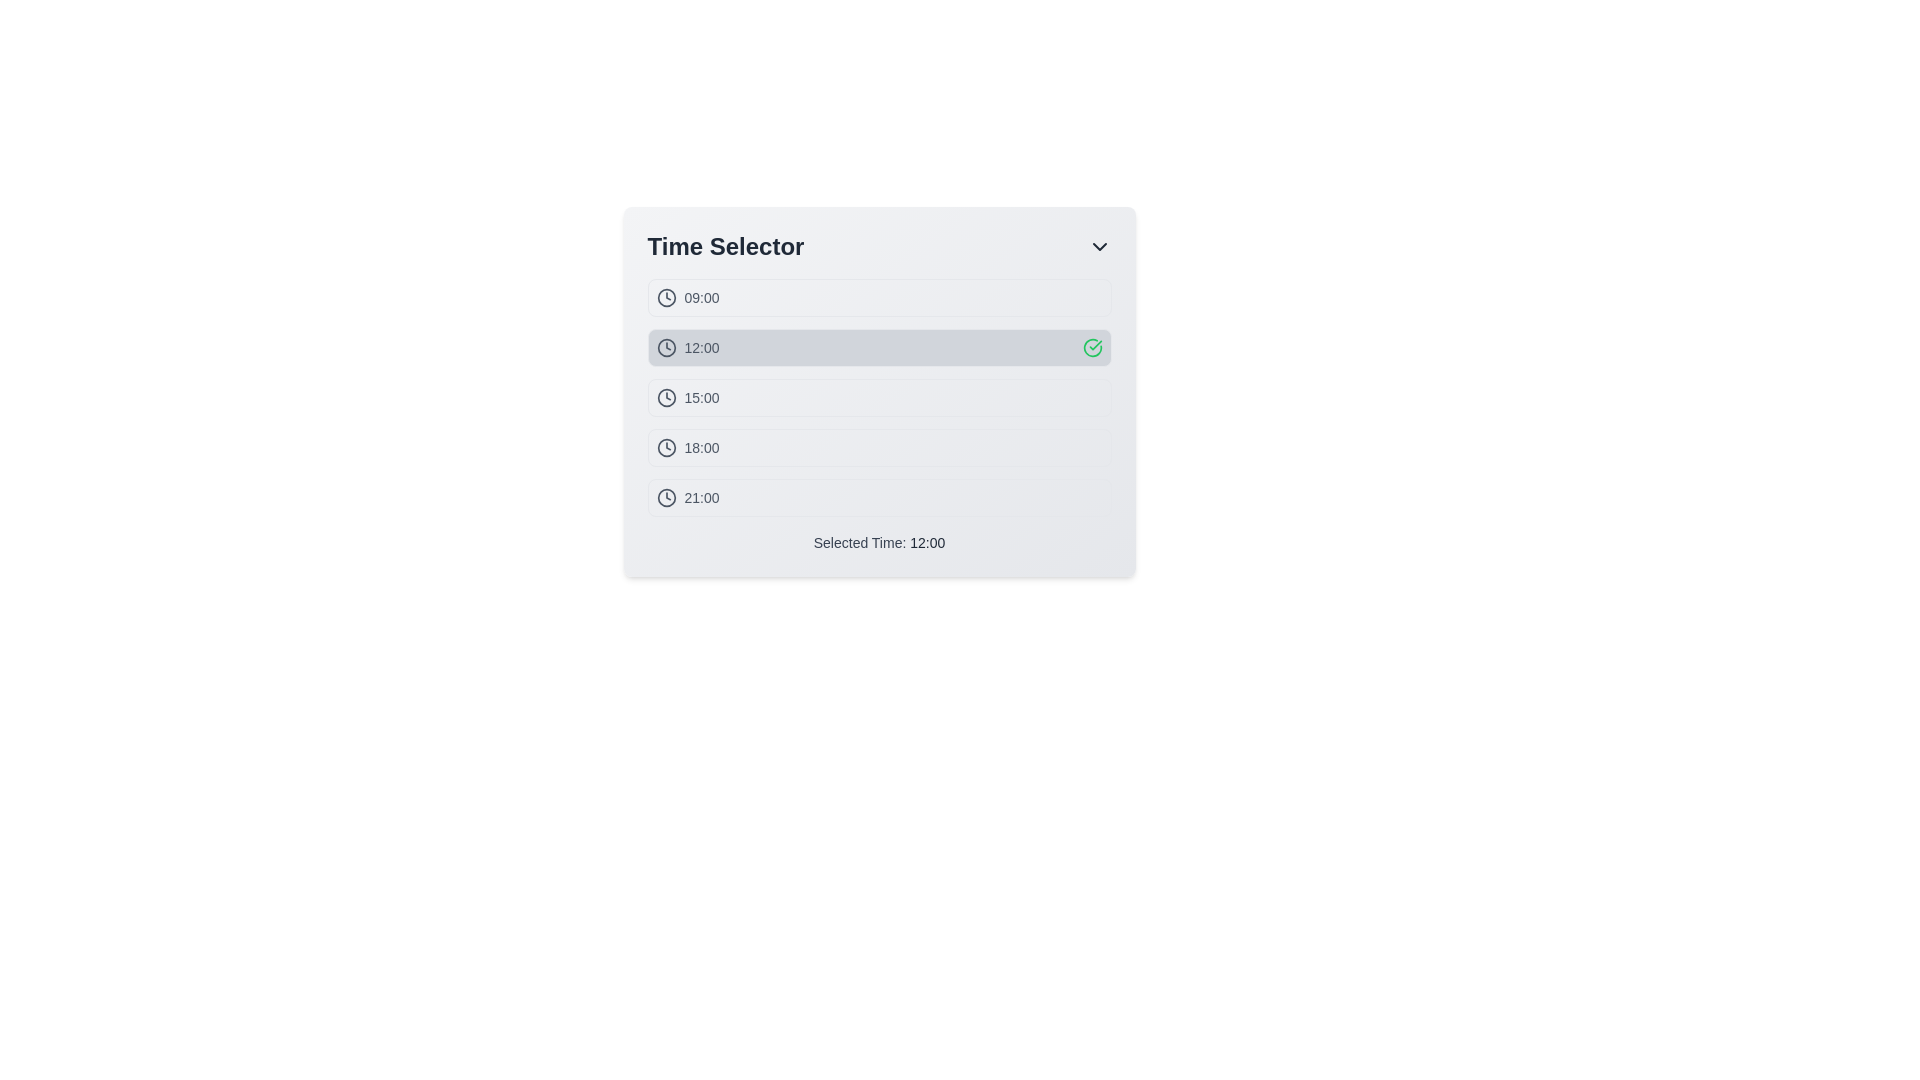 The height and width of the screenshot is (1080, 1920). I want to click on the '21:00' time selection button, which is the last element in the vertical list of time options, so click(879, 496).